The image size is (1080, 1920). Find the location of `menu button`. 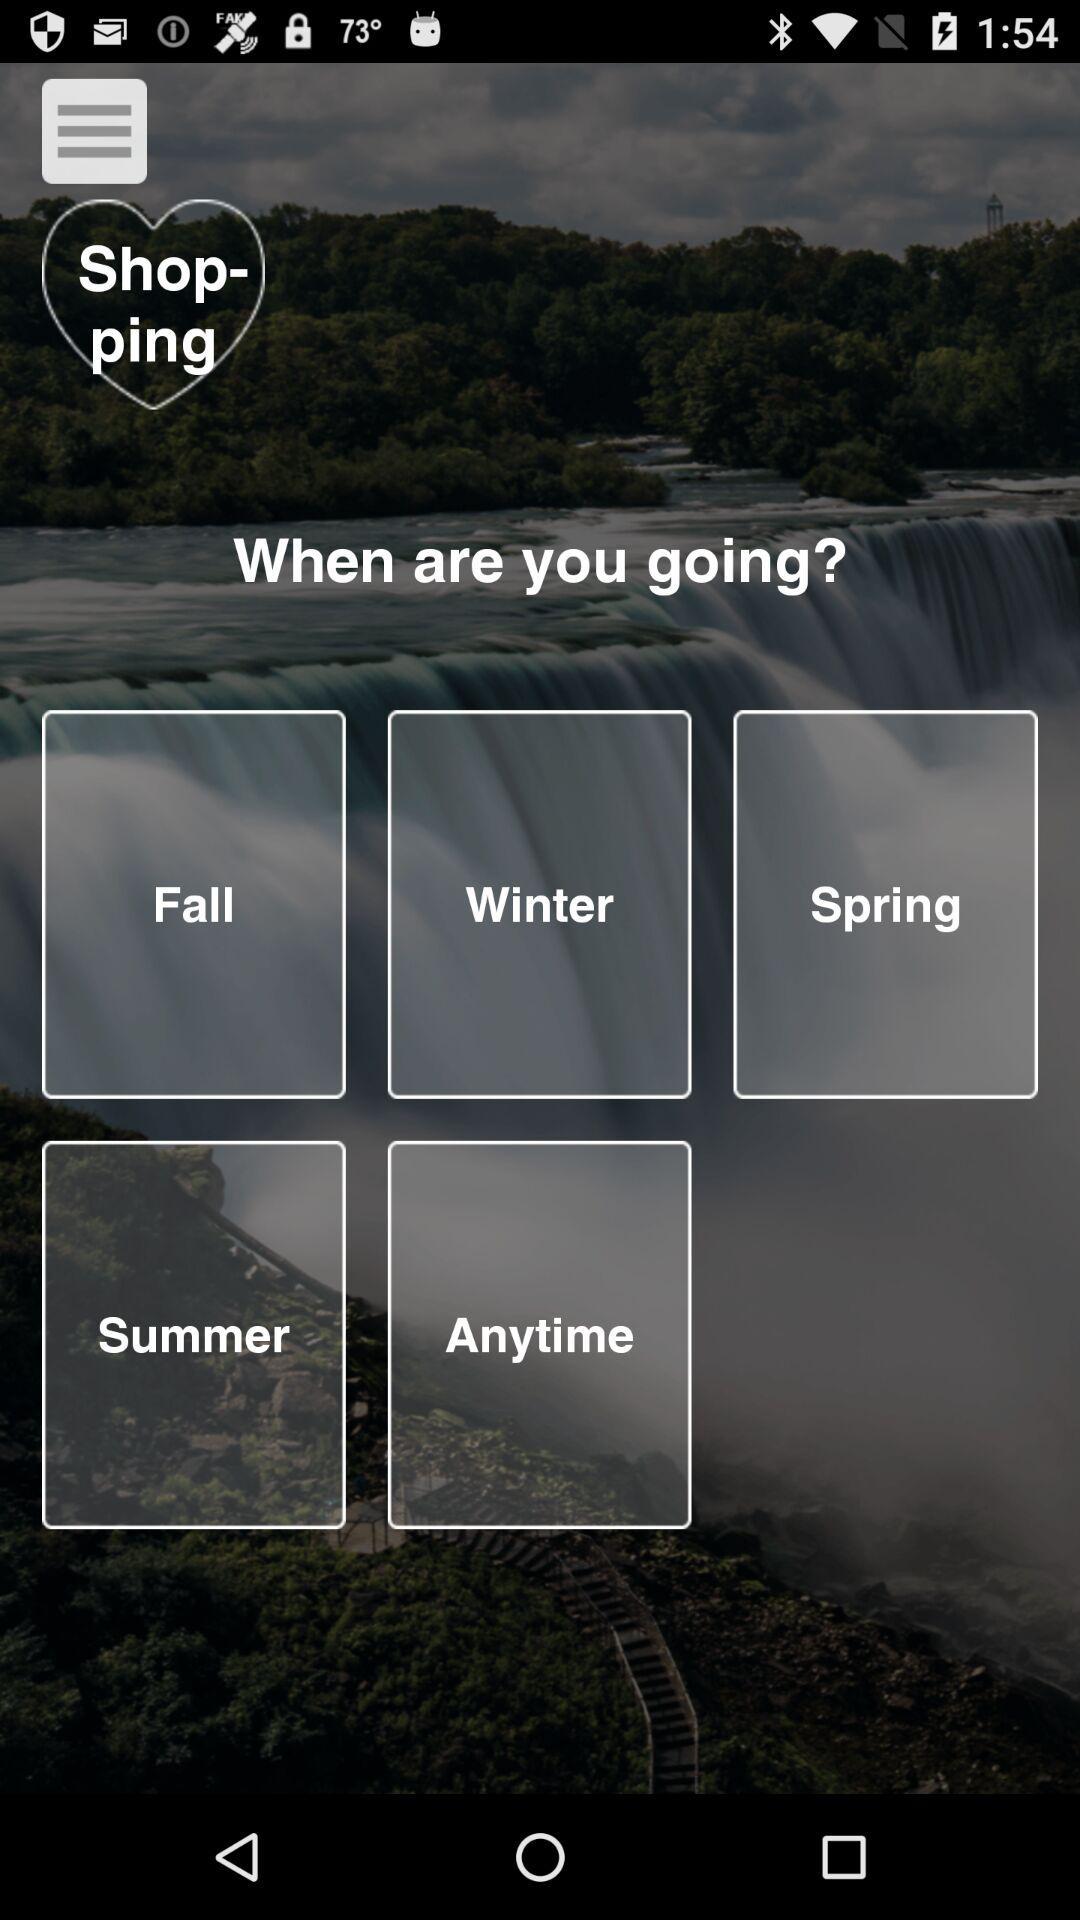

menu button is located at coordinates (94, 130).